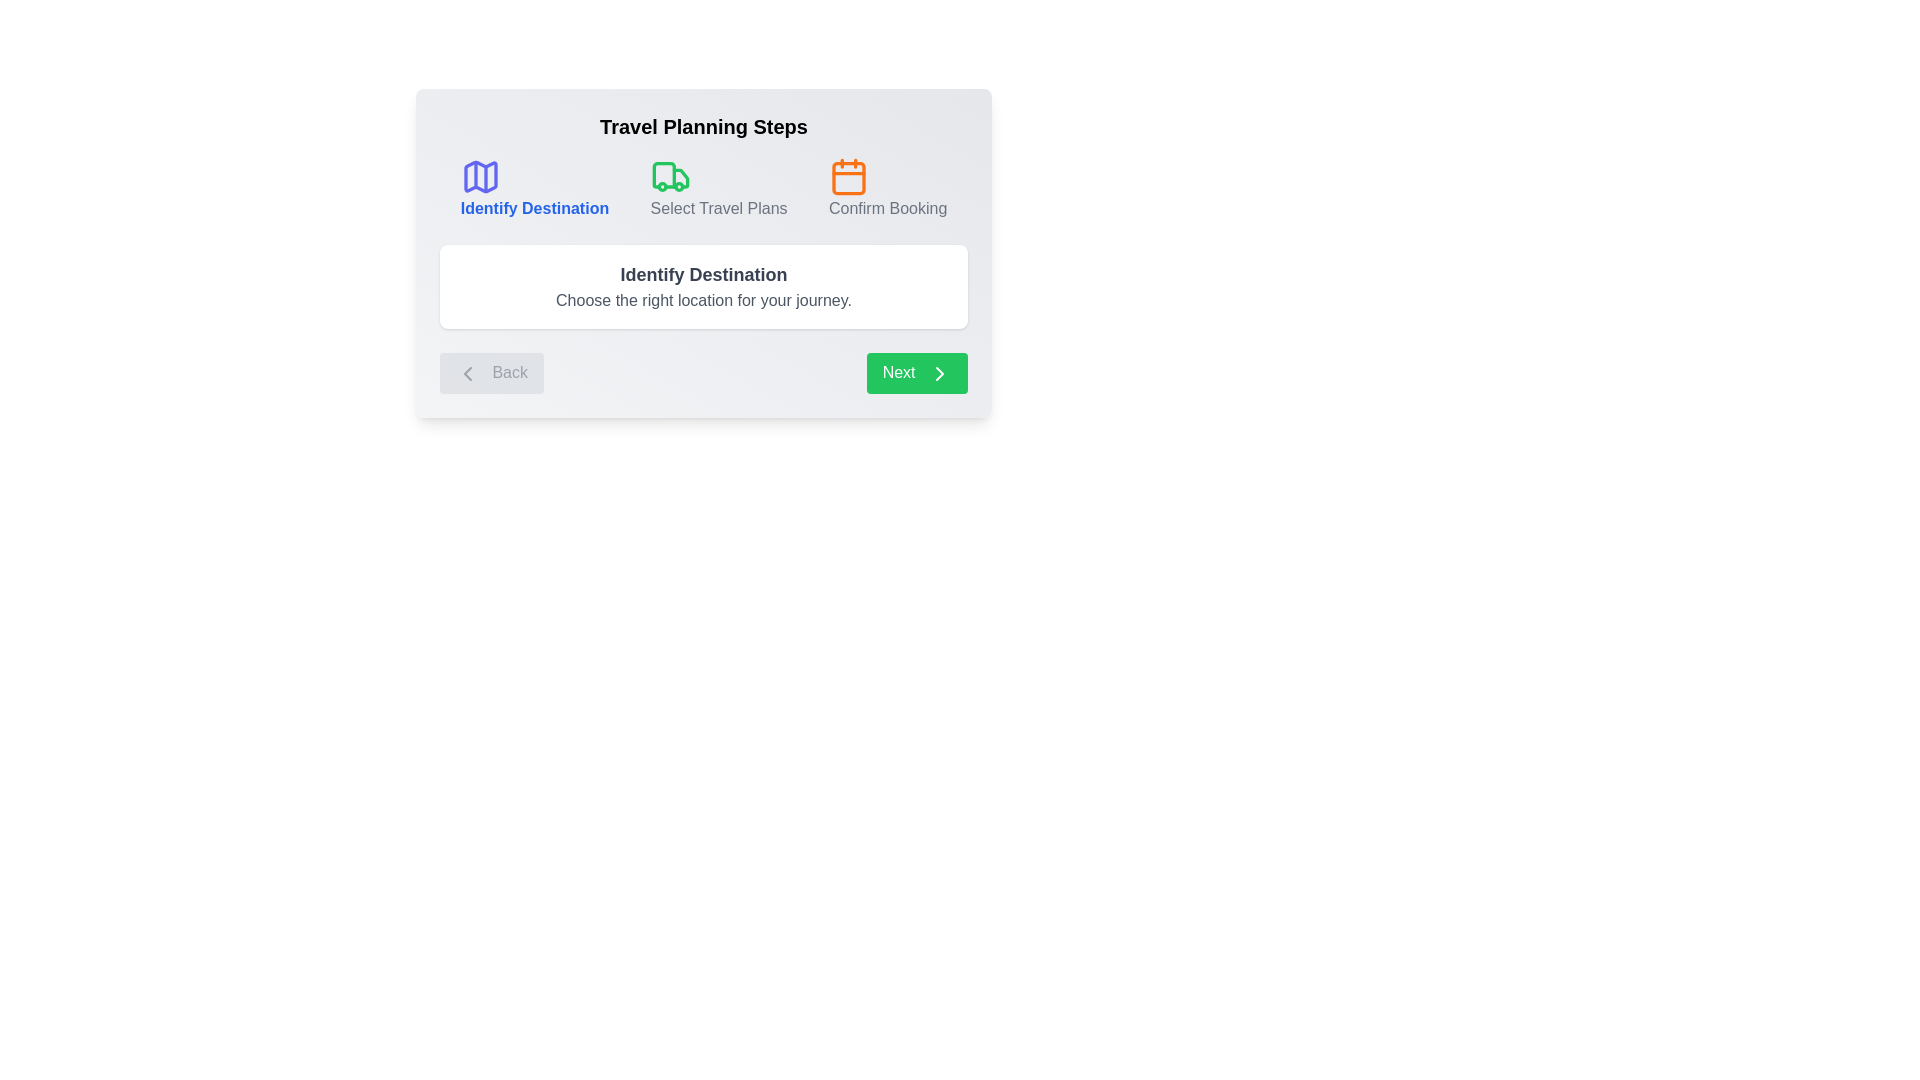  I want to click on the Text Label that serves as a heading for a section in the travel planning interface, positioned above the description text within a white rounded rectangle box, so click(704, 274).